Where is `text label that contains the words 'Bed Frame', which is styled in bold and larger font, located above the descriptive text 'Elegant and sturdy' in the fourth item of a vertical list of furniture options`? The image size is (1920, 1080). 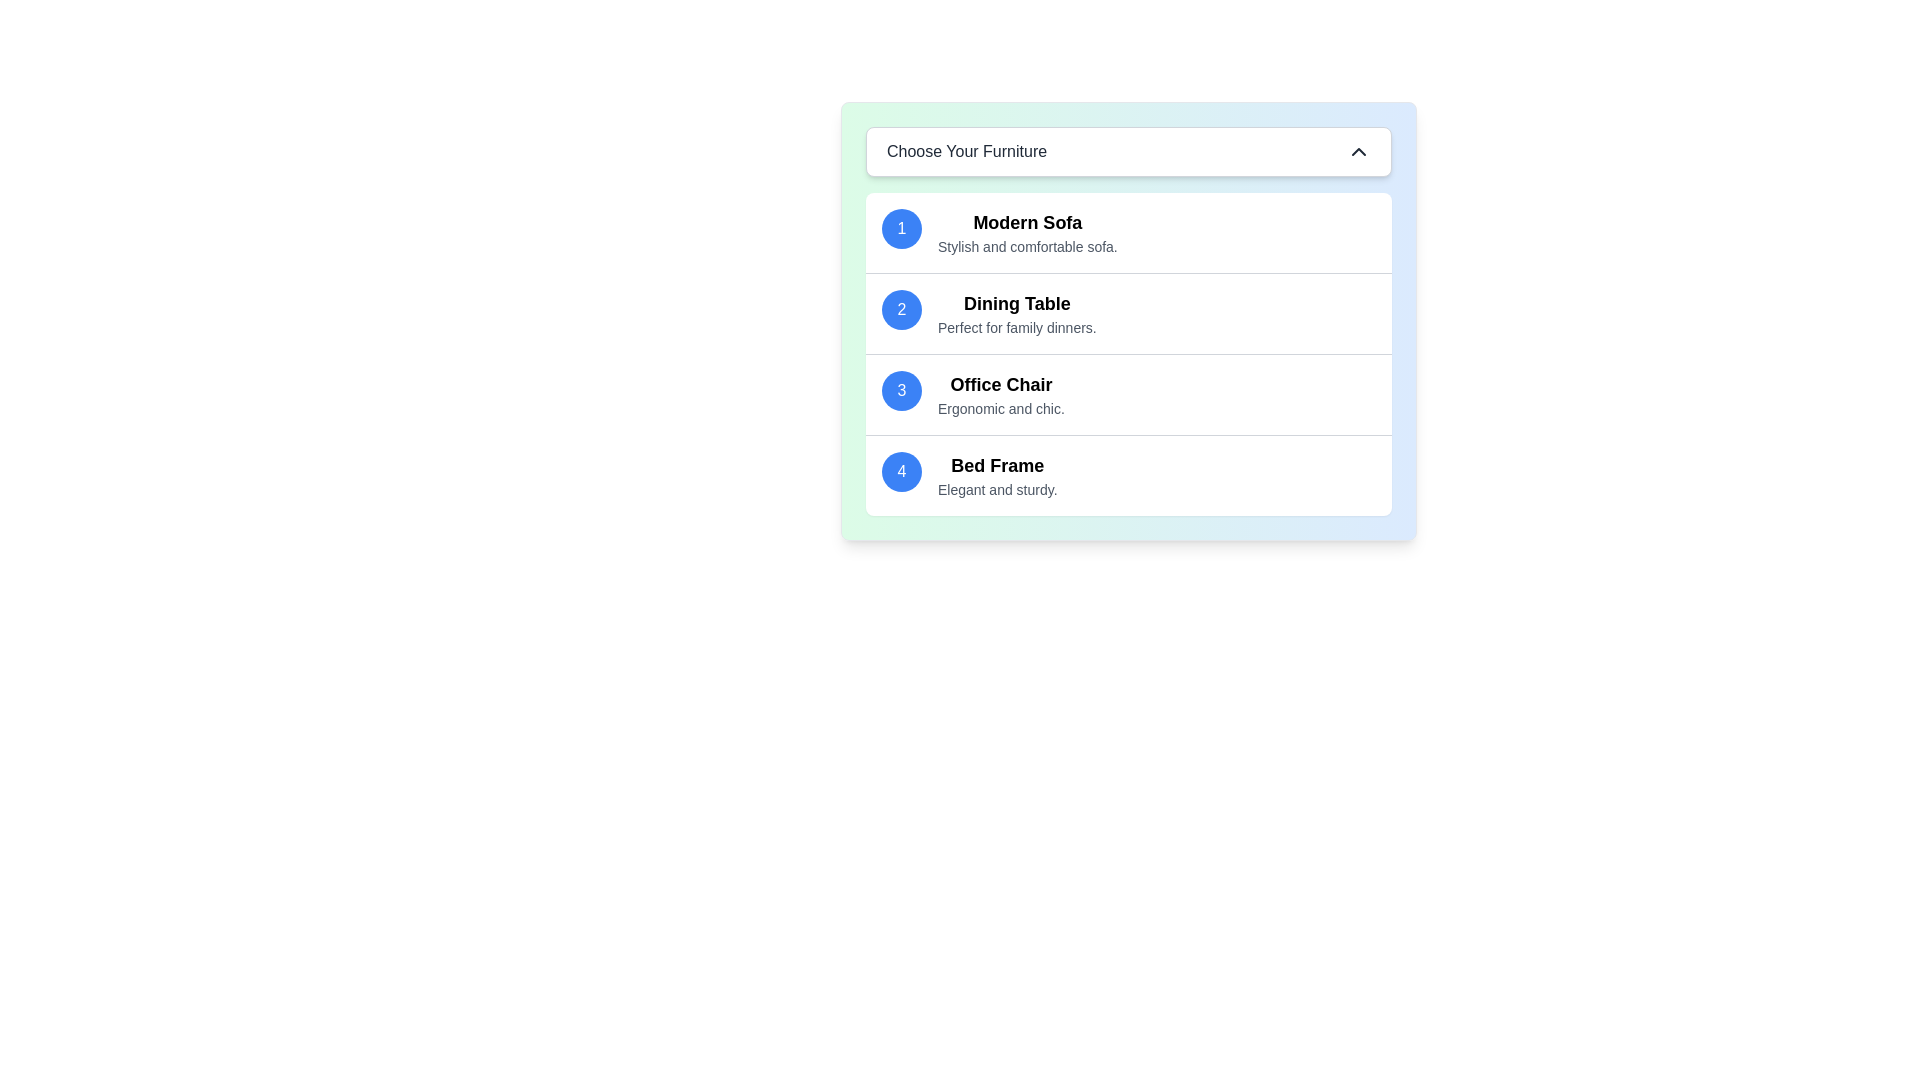 text label that contains the words 'Bed Frame', which is styled in bold and larger font, located above the descriptive text 'Elegant and sturdy' in the fourth item of a vertical list of furniture options is located at coordinates (997, 466).